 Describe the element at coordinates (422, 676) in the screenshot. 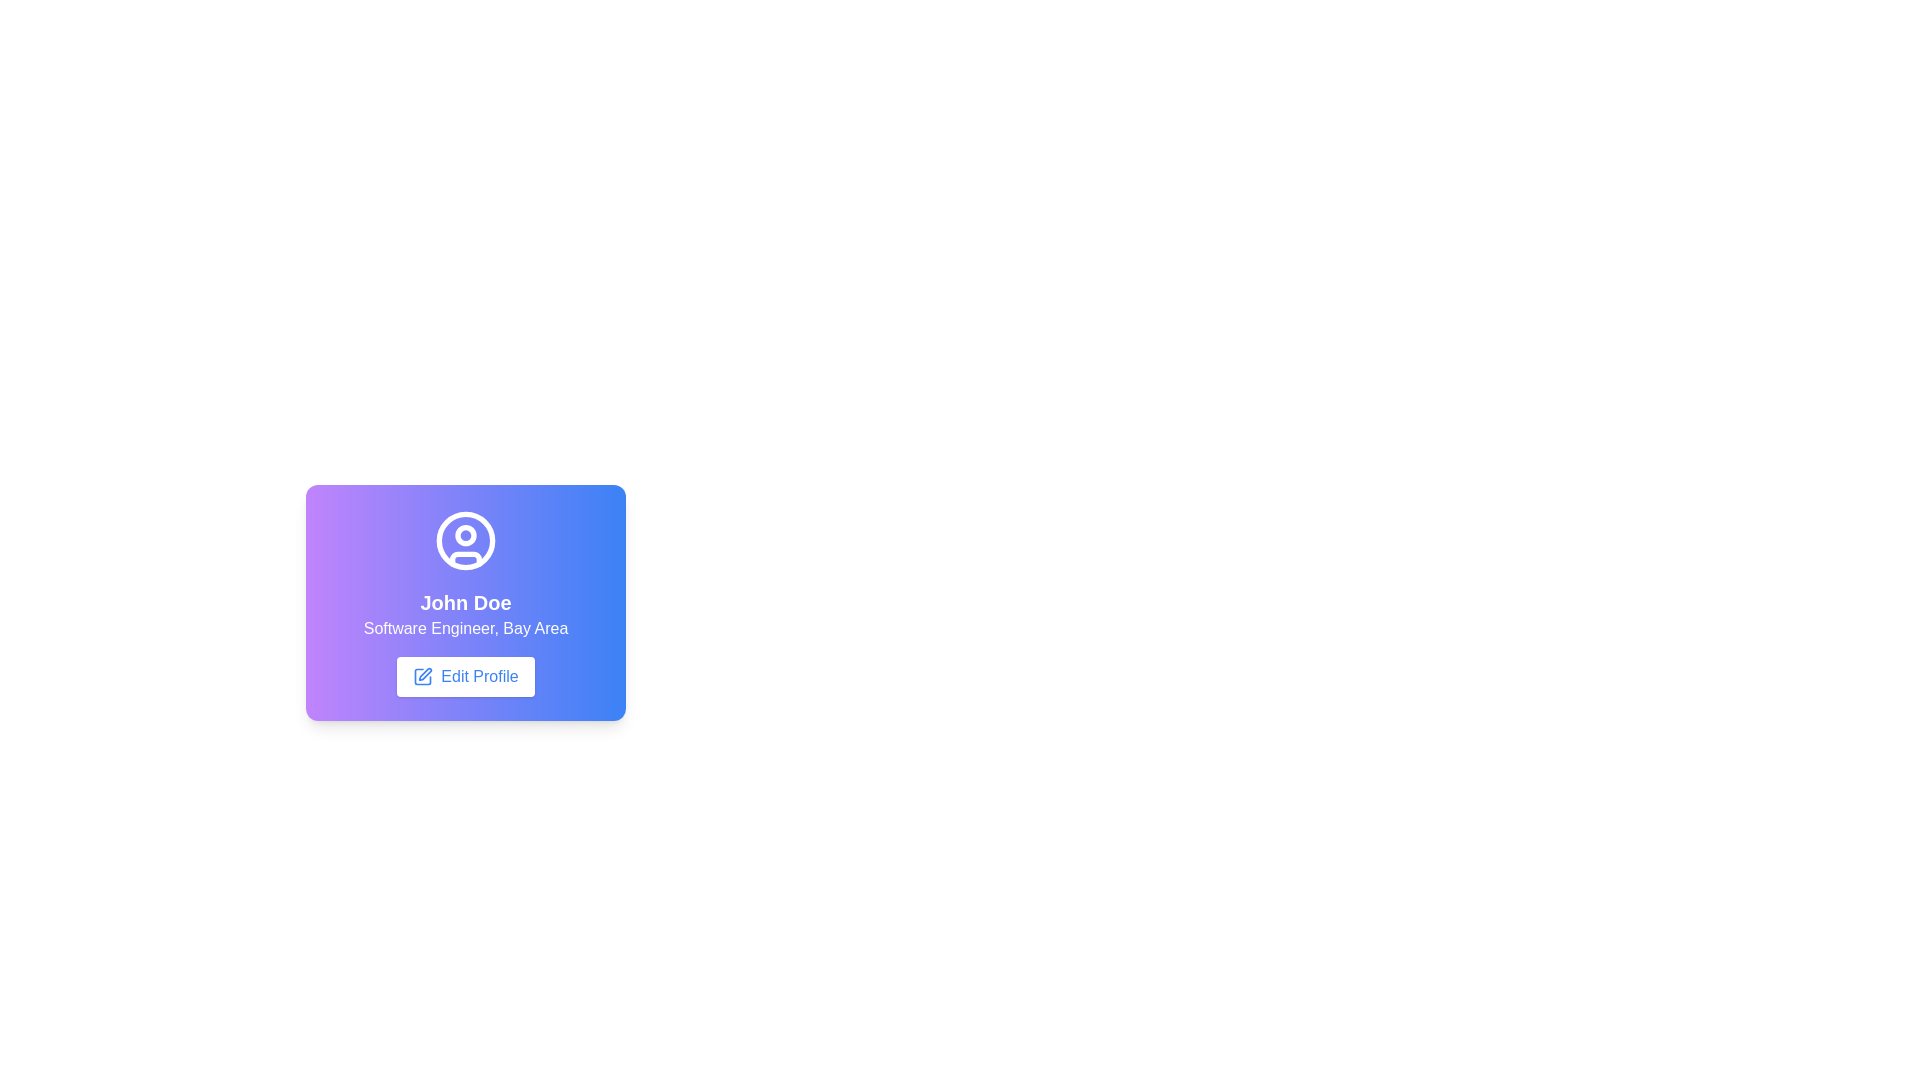

I see `the visual layout of the decorative icon that resembles a rectangle with rounded corners, part of the 'Edit Profile' button situated below the user name and title` at that location.